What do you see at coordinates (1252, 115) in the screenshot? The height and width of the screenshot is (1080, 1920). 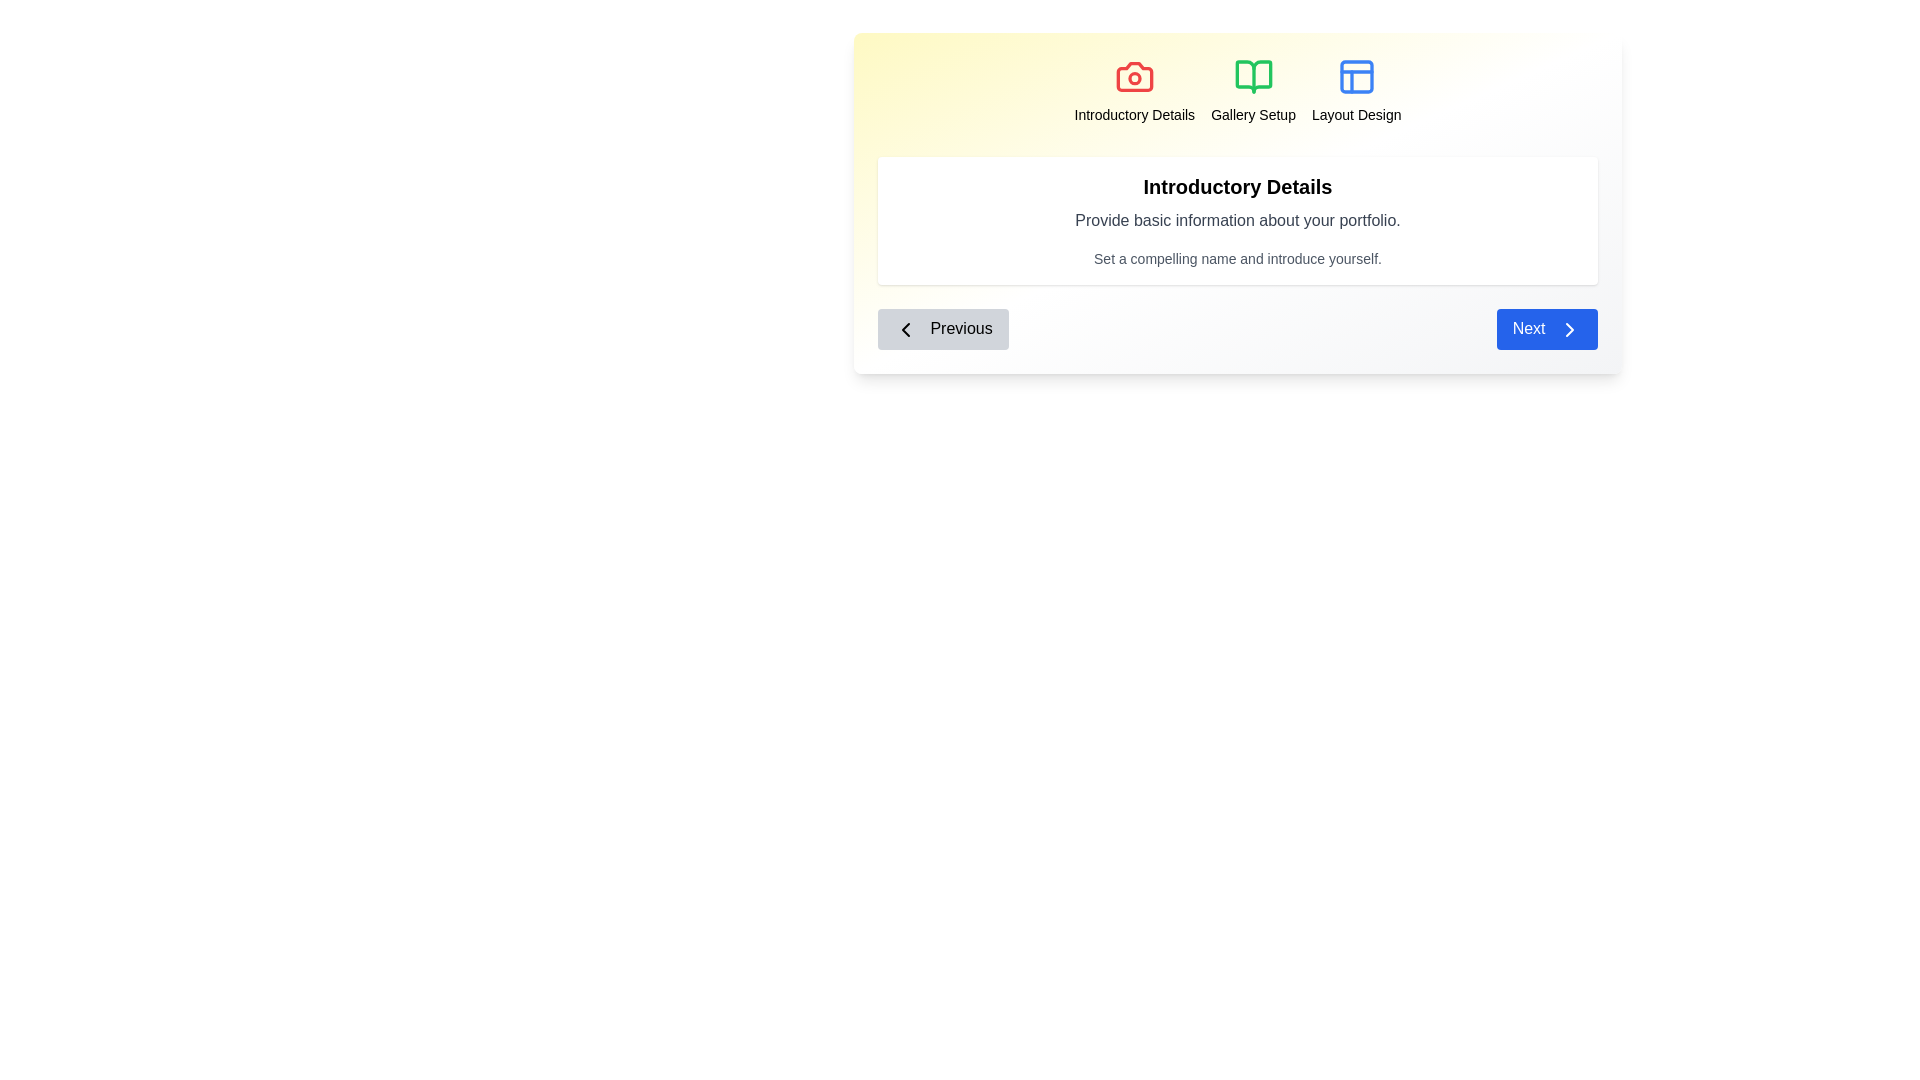 I see `the second static text label that describes the associated navigation item for the gallery setup section, located directly underneath the corresponding green book icon` at bounding box center [1252, 115].